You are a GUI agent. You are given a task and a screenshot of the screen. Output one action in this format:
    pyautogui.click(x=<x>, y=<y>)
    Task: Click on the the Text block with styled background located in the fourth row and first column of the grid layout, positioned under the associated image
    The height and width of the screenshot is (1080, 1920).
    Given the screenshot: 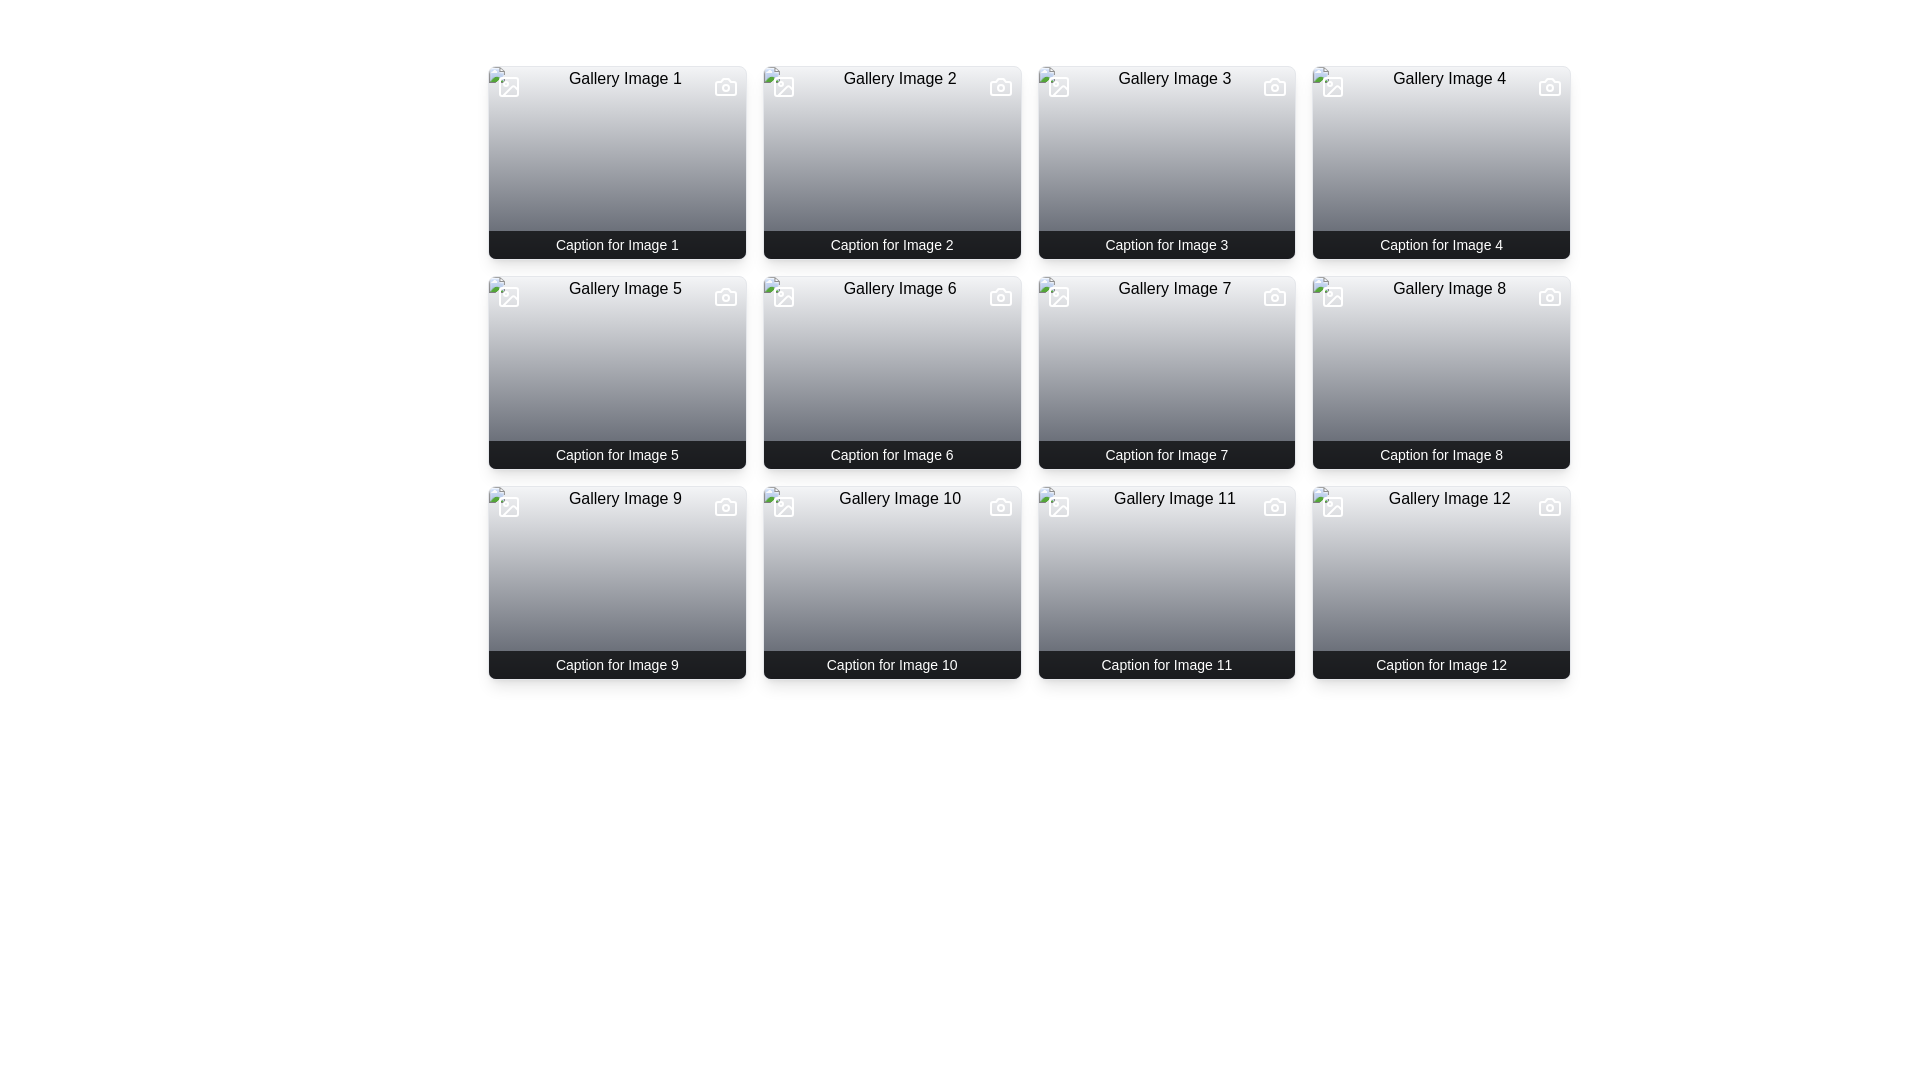 What is the action you would take?
    pyautogui.click(x=616, y=664)
    